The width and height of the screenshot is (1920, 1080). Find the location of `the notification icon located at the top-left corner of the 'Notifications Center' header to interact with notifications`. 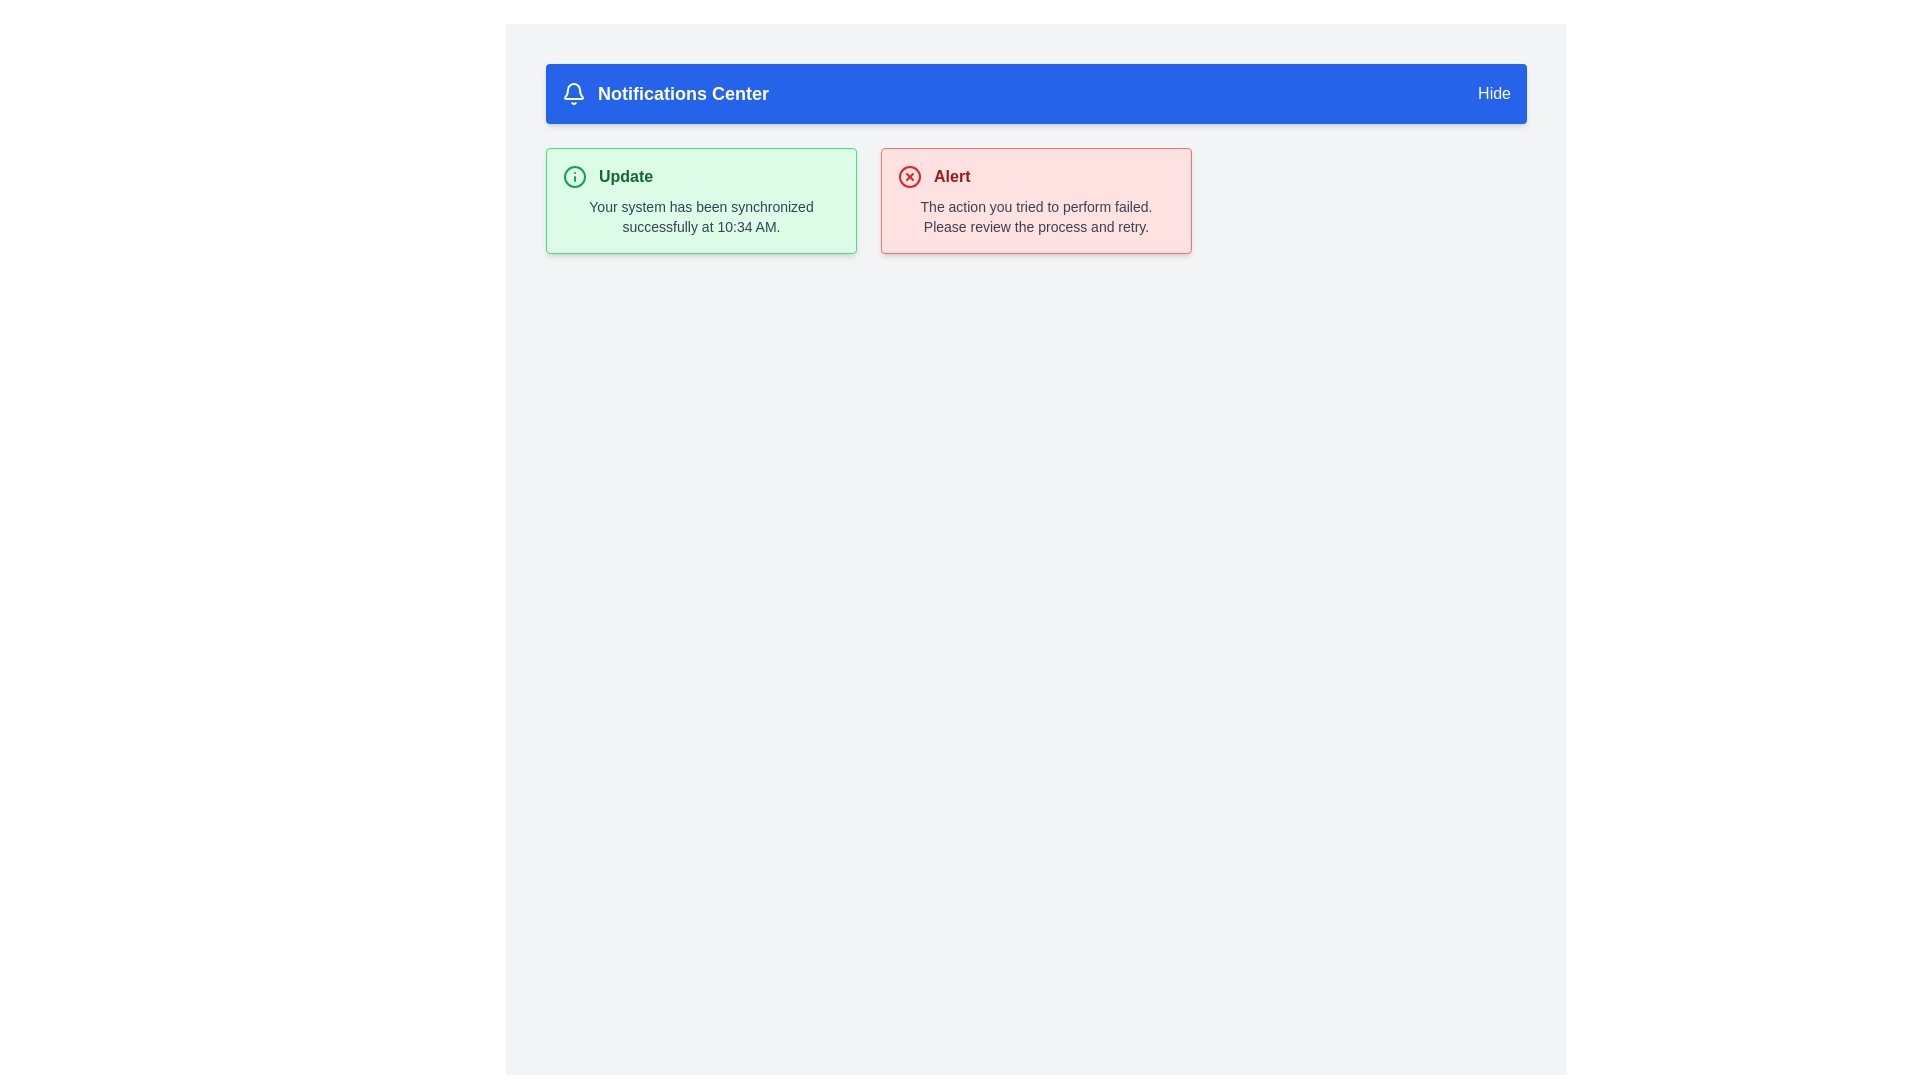

the notification icon located at the top-left corner of the 'Notifications Center' header to interact with notifications is located at coordinates (573, 93).